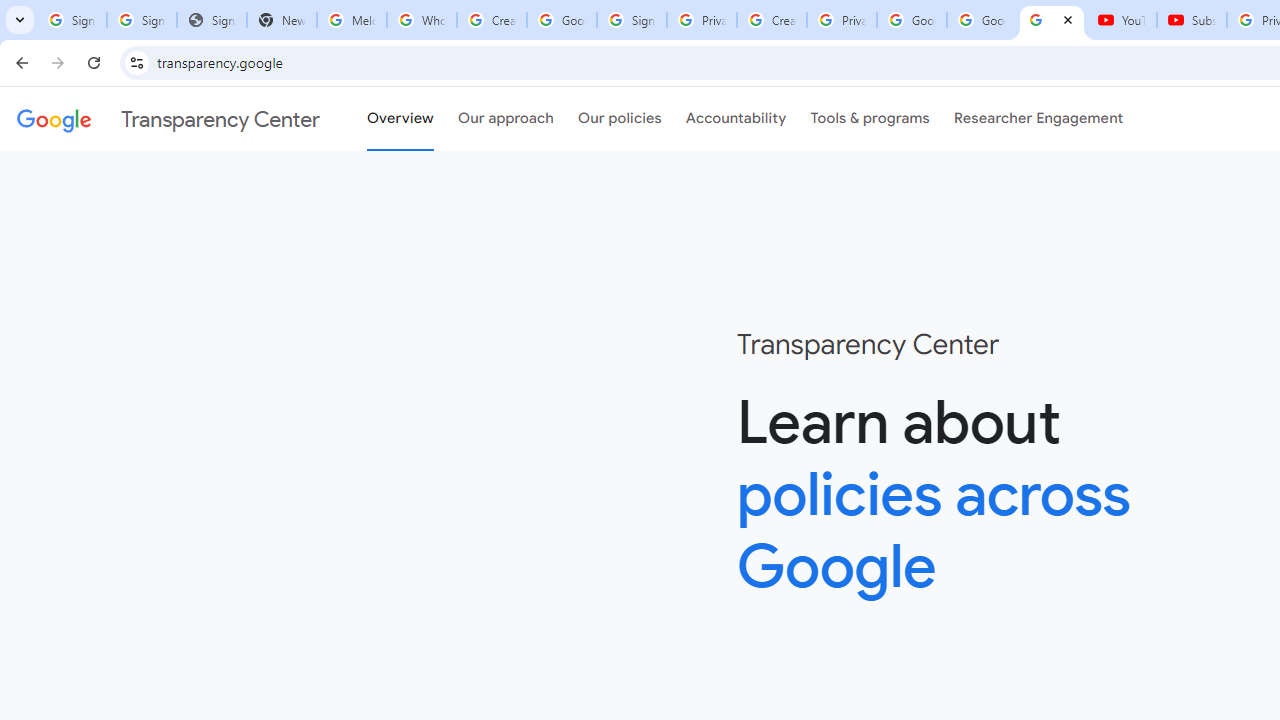  What do you see at coordinates (281, 20) in the screenshot?
I see `'New Tab'` at bounding box center [281, 20].